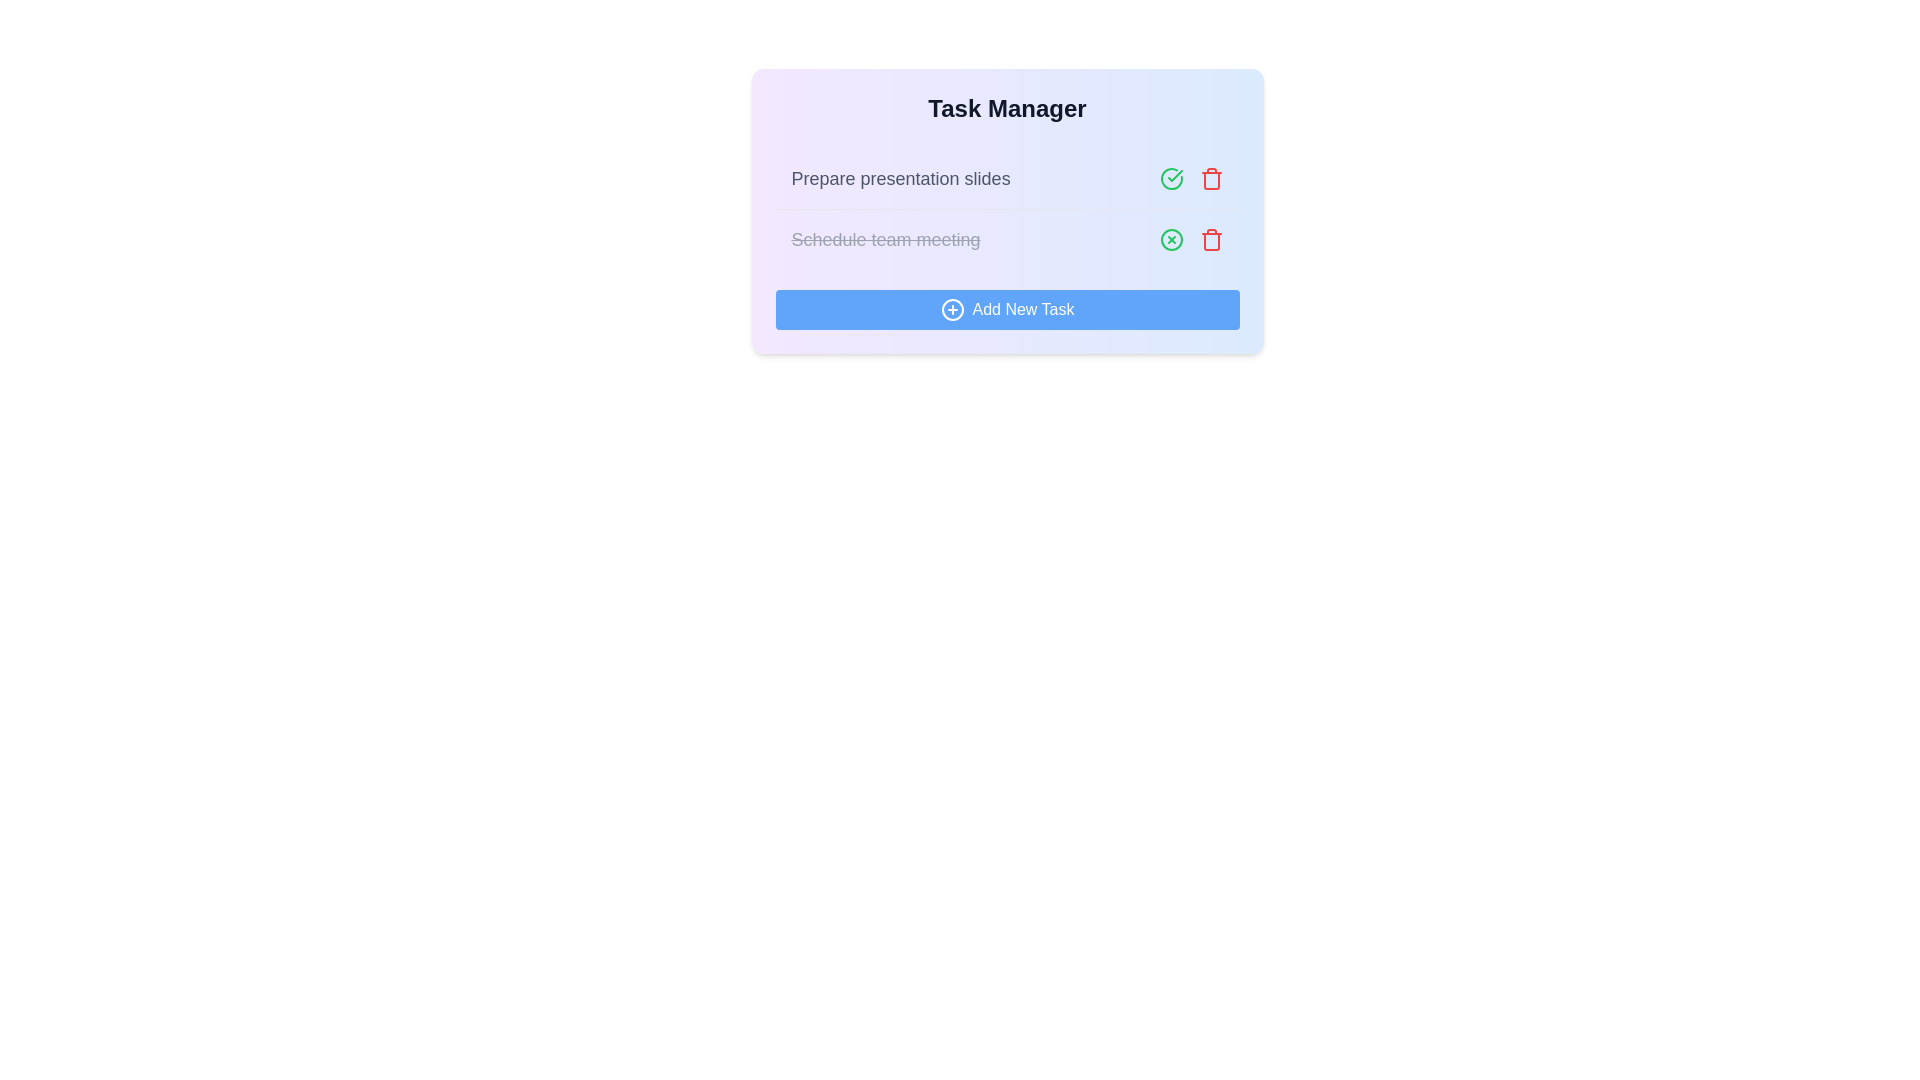  I want to click on the delete icon for the task with the name Schedule team meeting, so click(1210, 238).